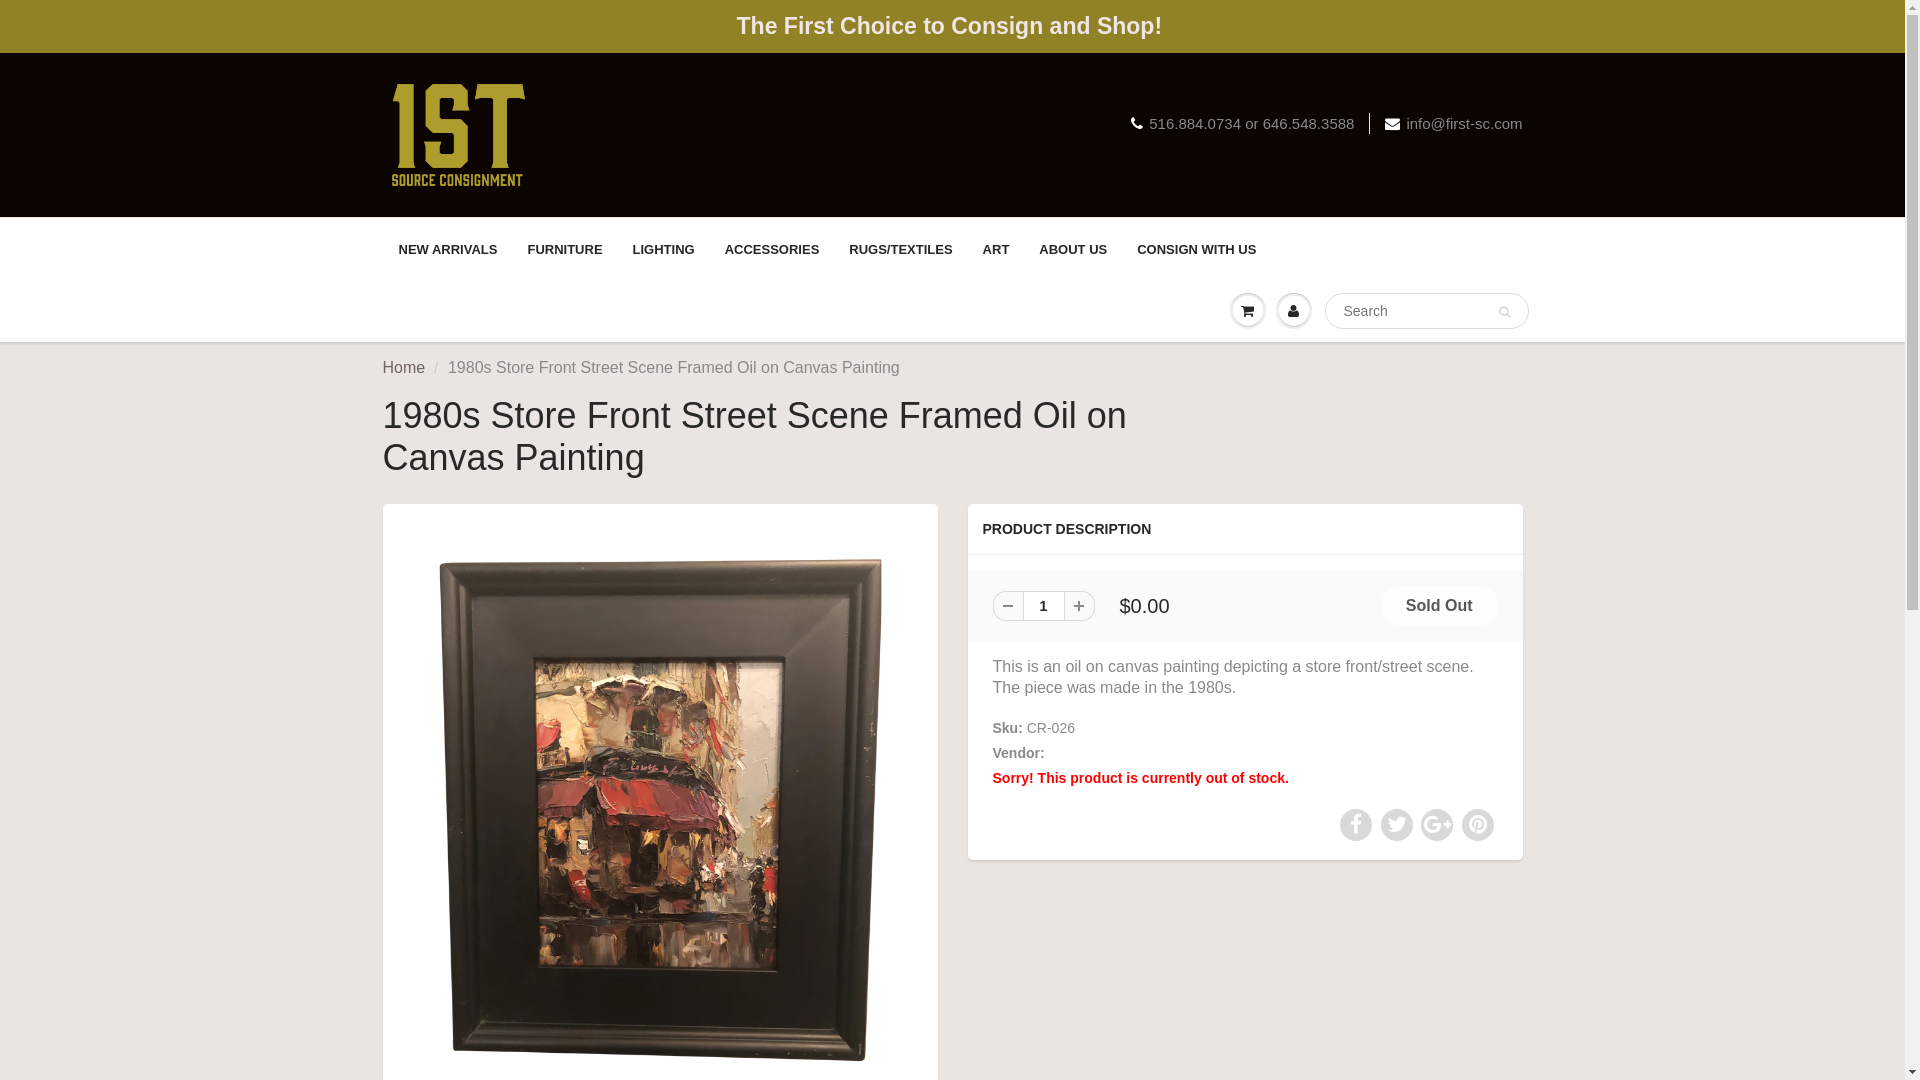  What do you see at coordinates (1384, 123) in the screenshot?
I see `'info@first-sc.com'` at bounding box center [1384, 123].